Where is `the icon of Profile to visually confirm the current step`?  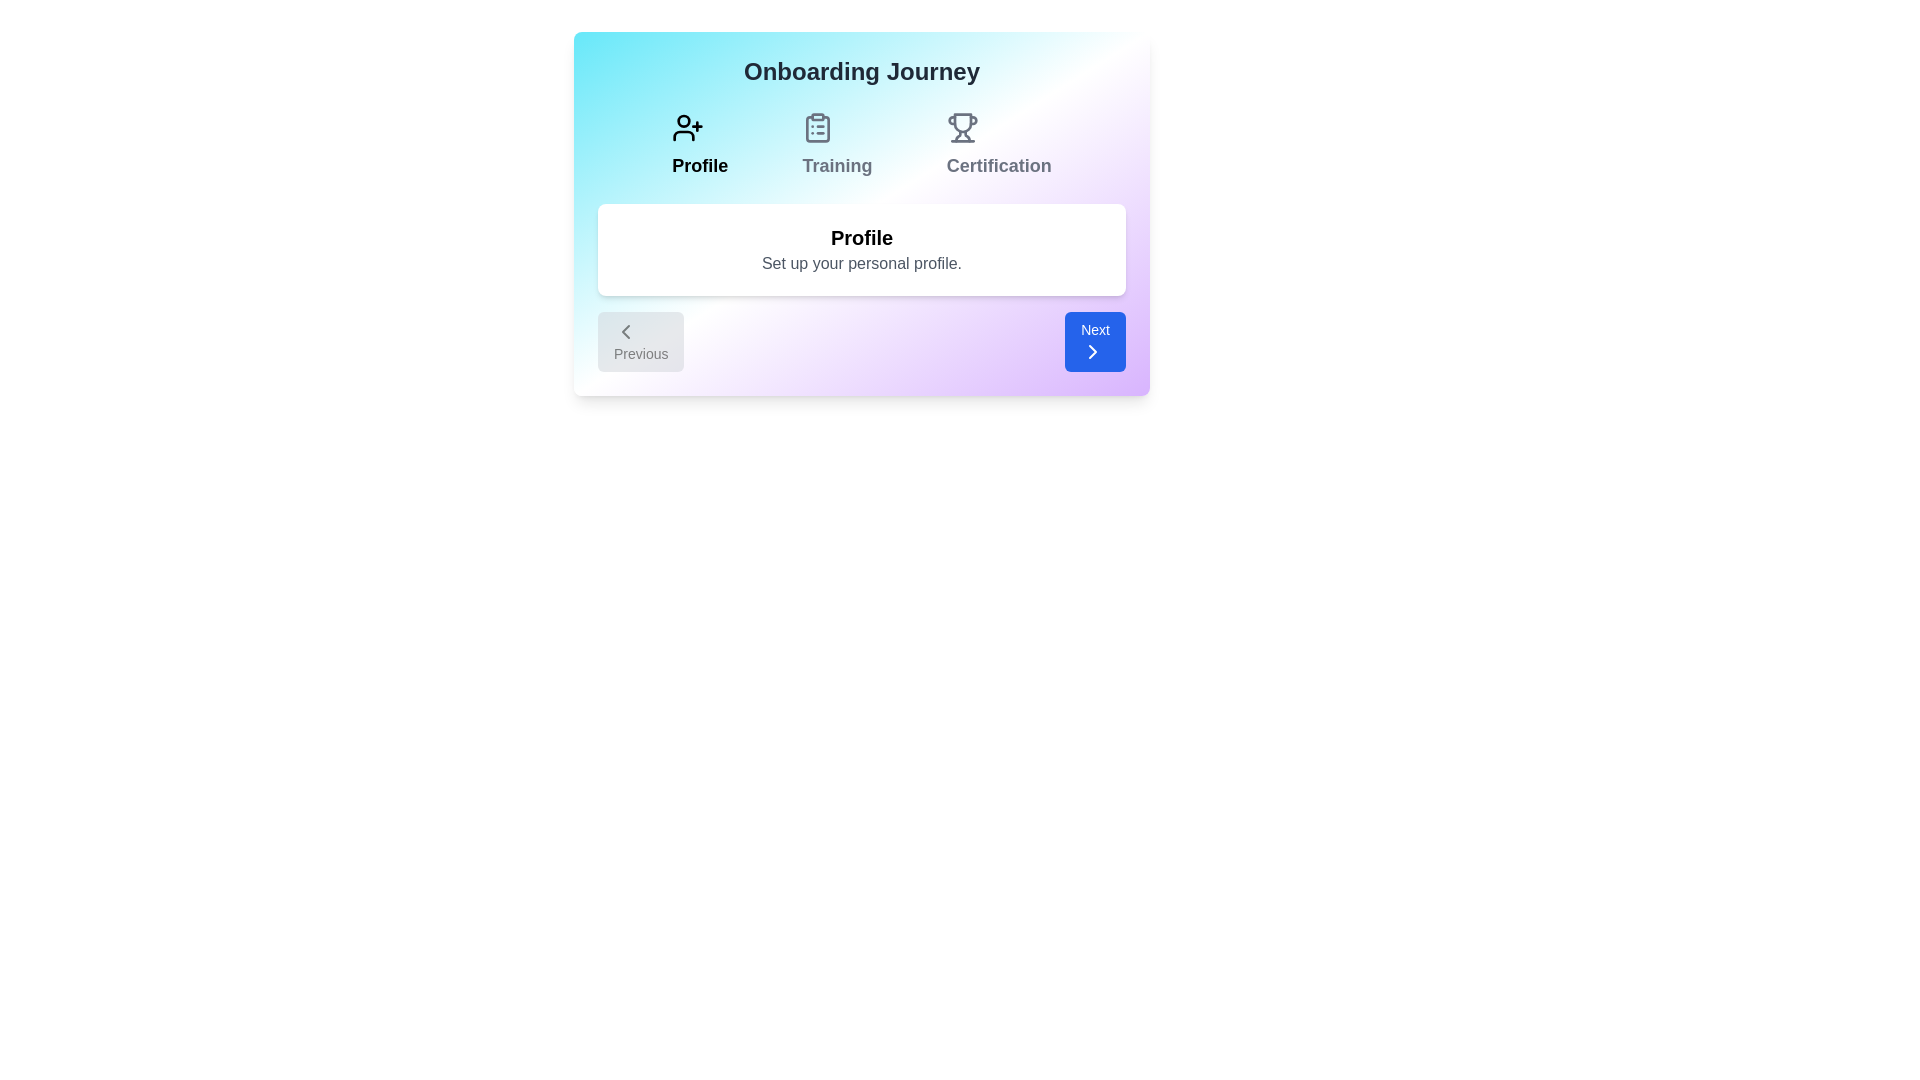
the icon of Profile to visually confirm the current step is located at coordinates (700, 127).